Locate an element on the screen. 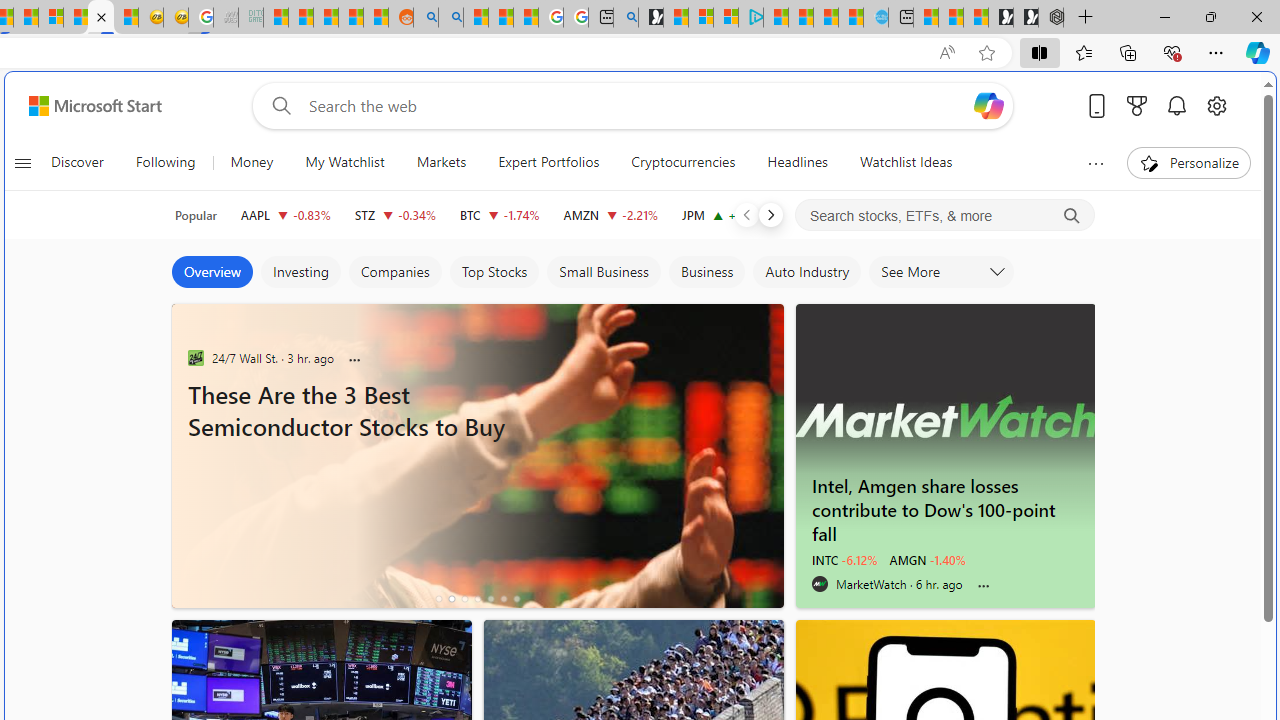  'Headlines' is located at coordinates (796, 162).